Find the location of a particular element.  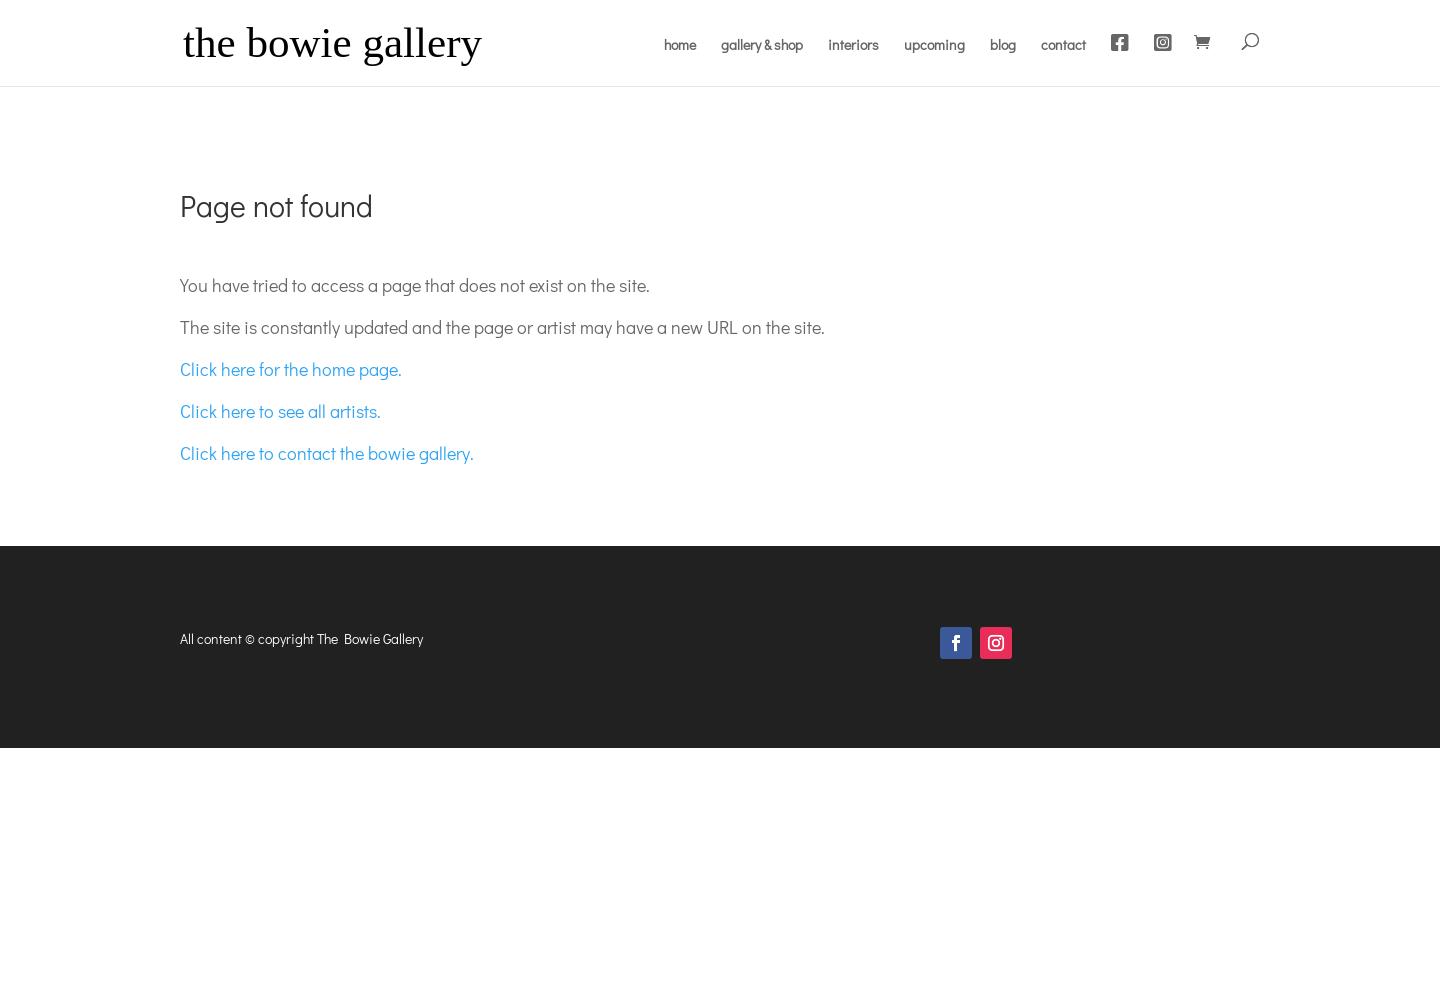

'interiors' is located at coordinates (827, 44).